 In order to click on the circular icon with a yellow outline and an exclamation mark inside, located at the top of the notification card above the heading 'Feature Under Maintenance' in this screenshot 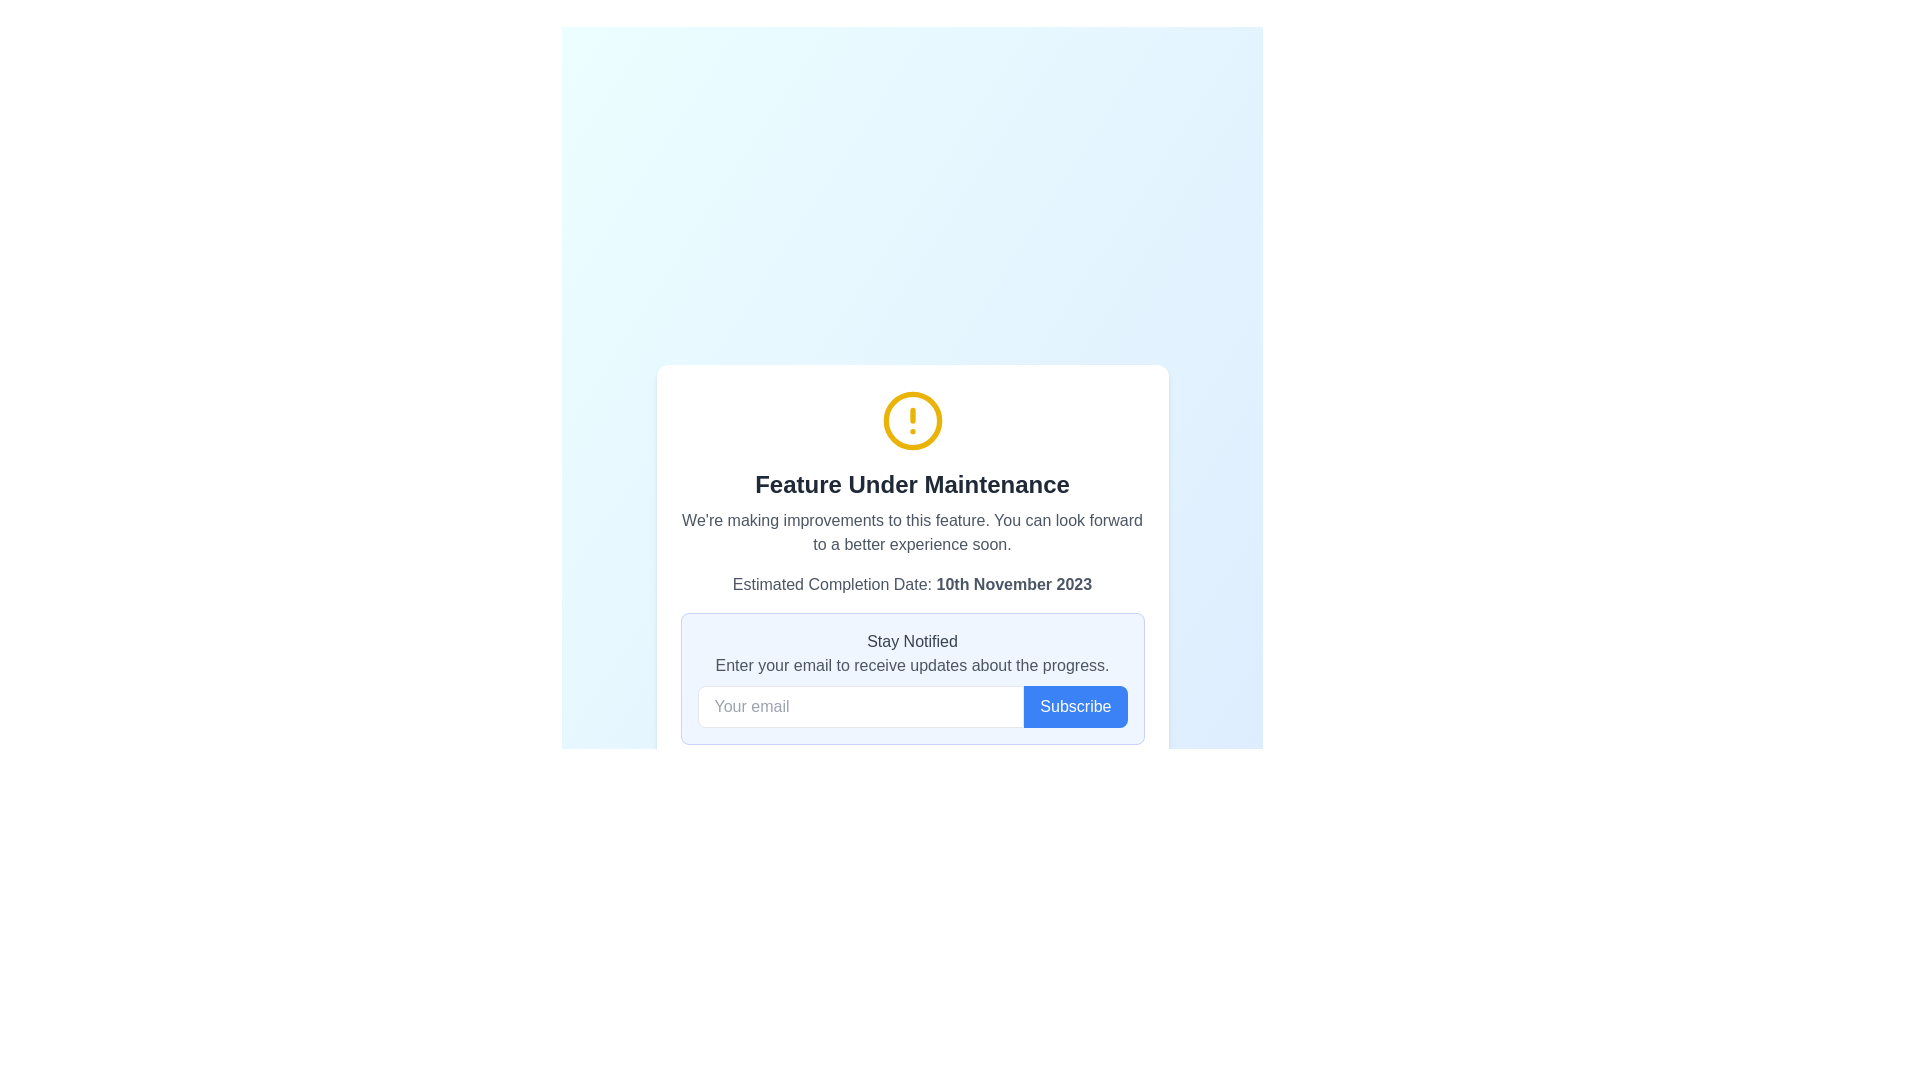, I will do `click(911, 419)`.